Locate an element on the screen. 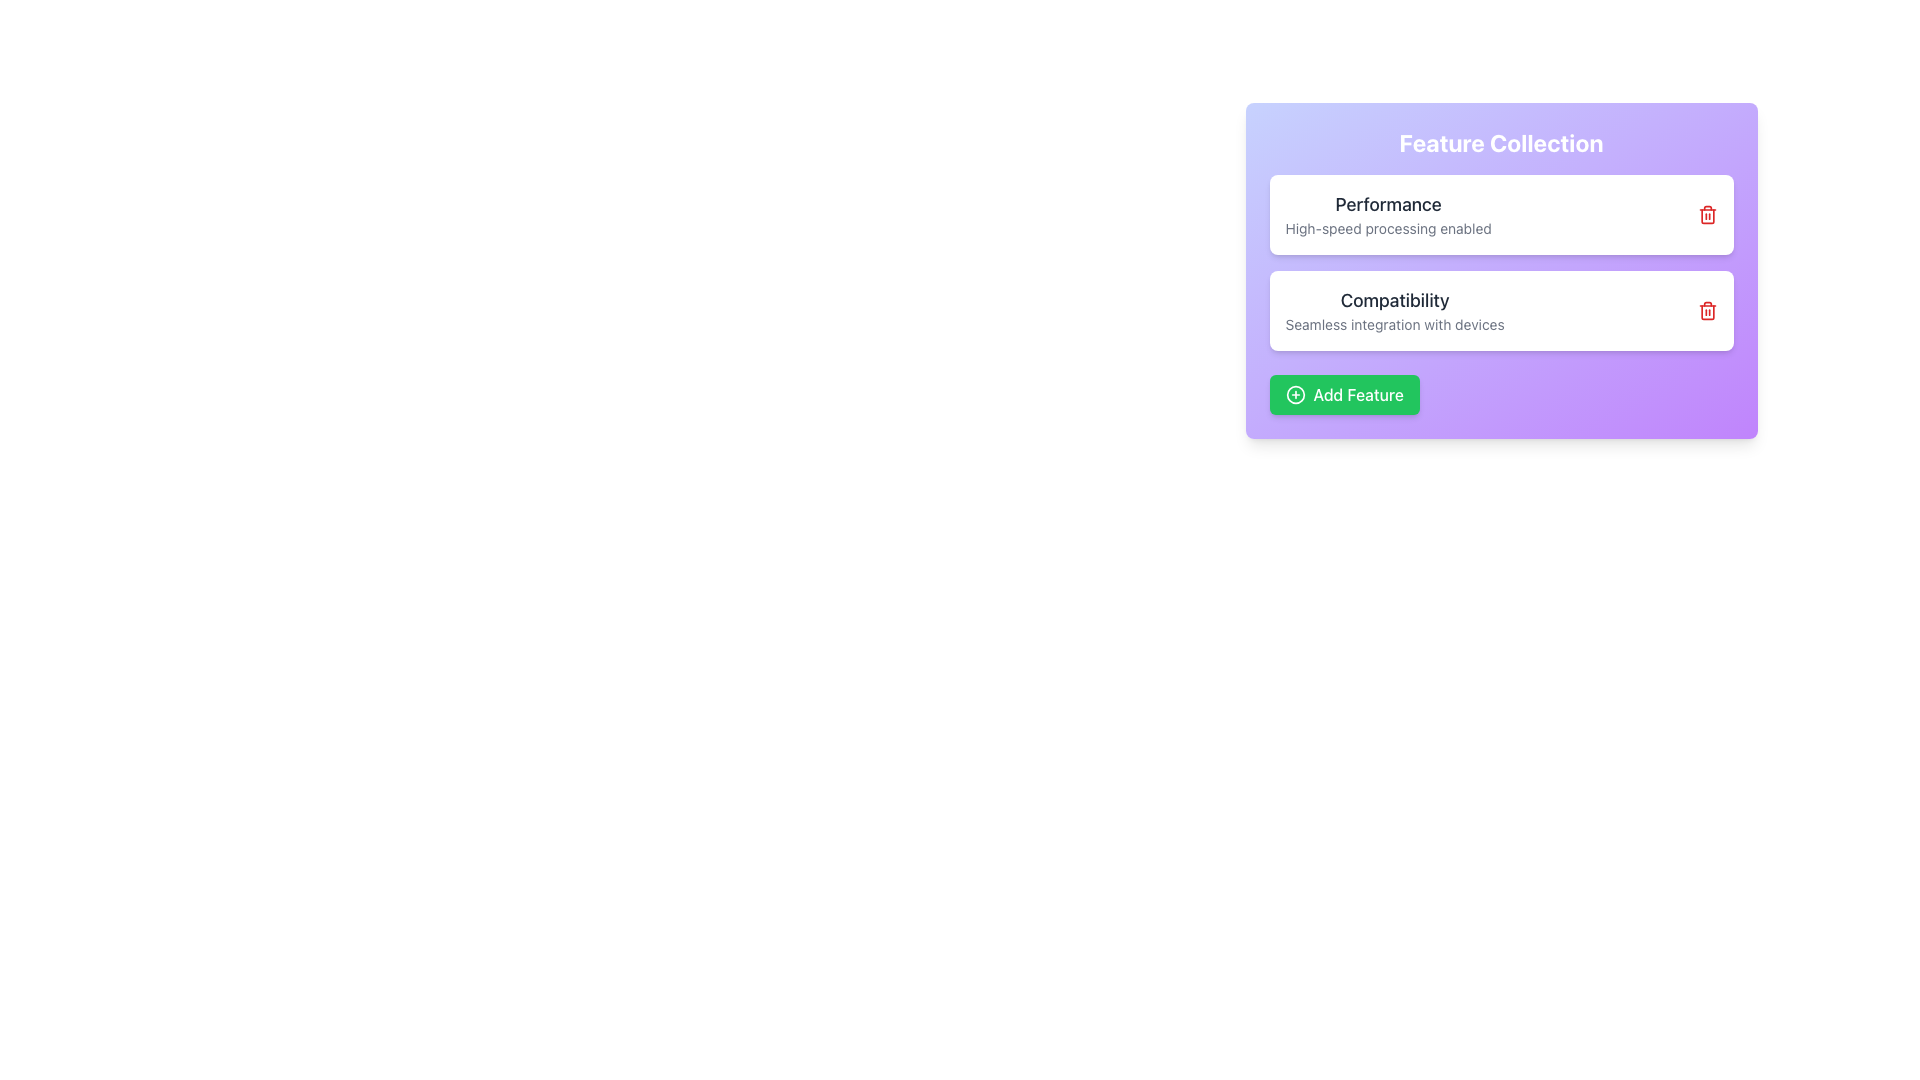 The height and width of the screenshot is (1080, 1920). the circular outline of the 'Add Feature' button, which is part of an SVG icon resembling a plus sign within a circle, located in the lower-right corner of the feature collection card is located at coordinates (1295, 394).